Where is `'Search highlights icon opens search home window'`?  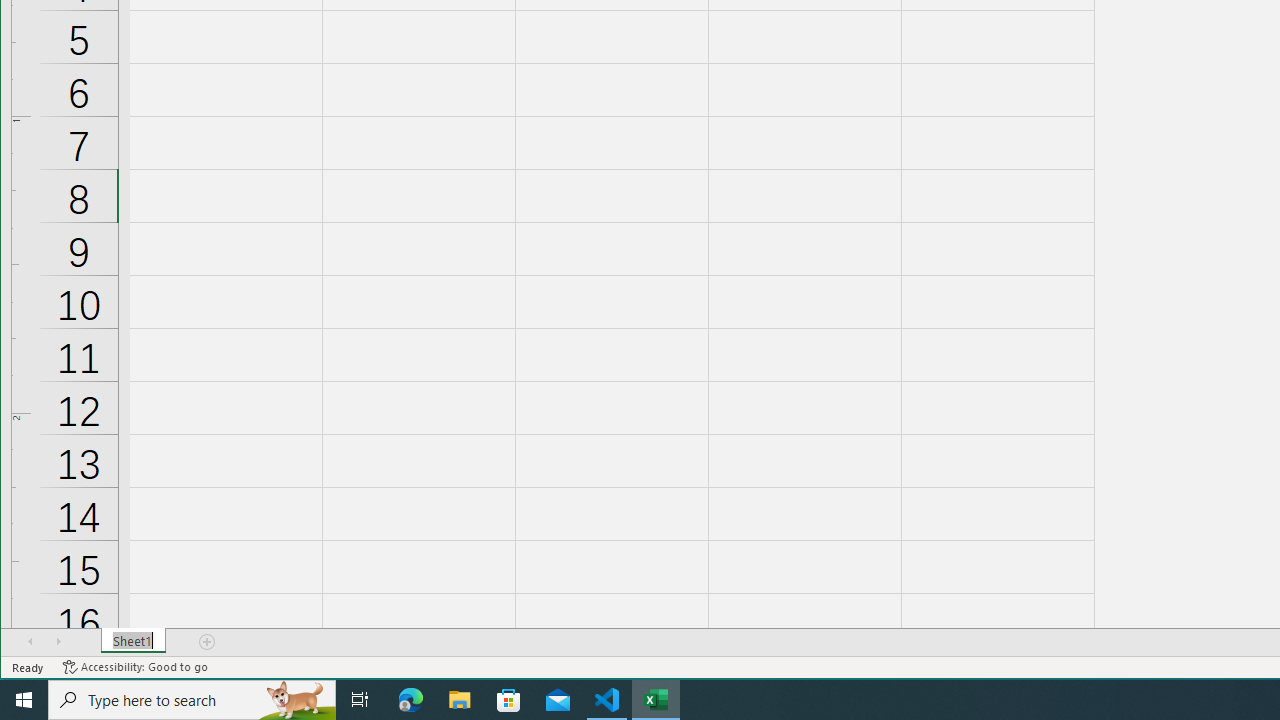 'Search highlights icon opens search home window' is located at coordinates (294, 698).